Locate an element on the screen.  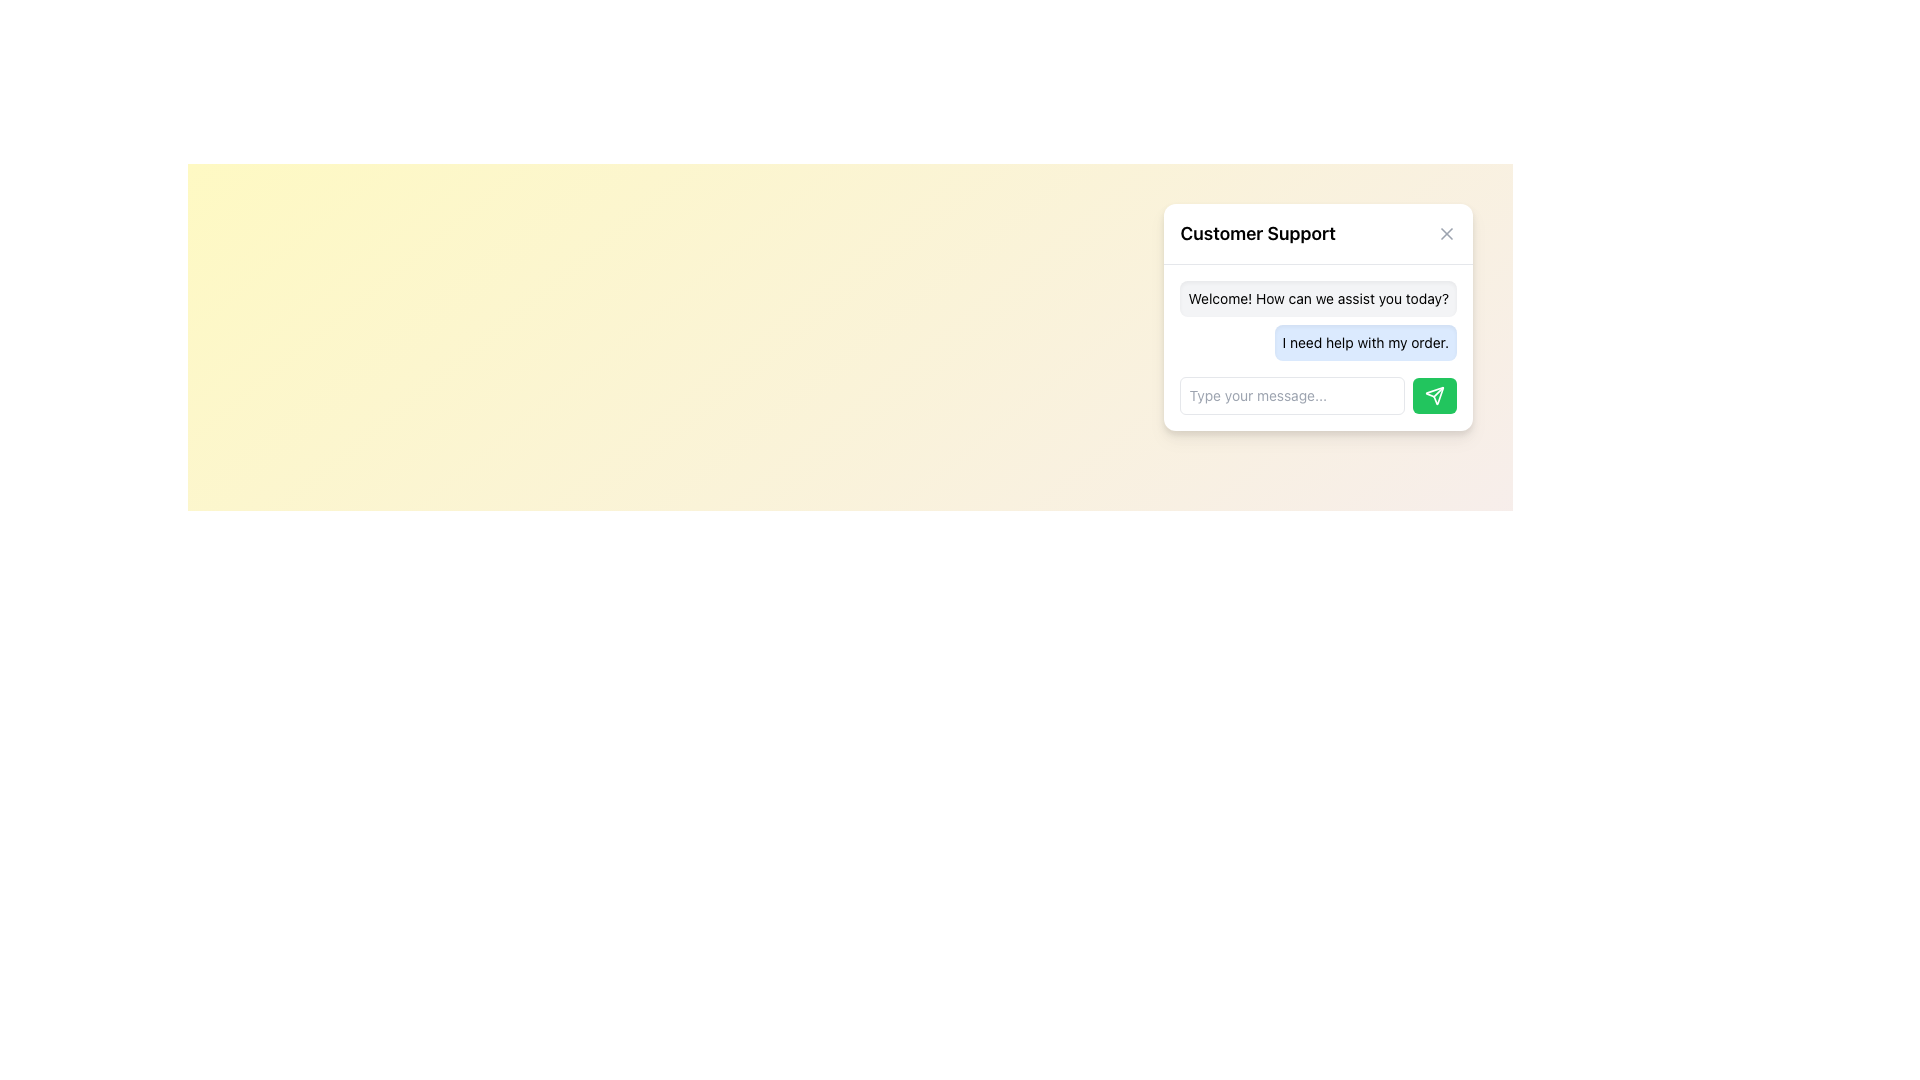
the close button represented by a diagonal cross (X) icon located in the top right corner of the 'Customer Support' dialog box is located at coordinates (1446, 233).